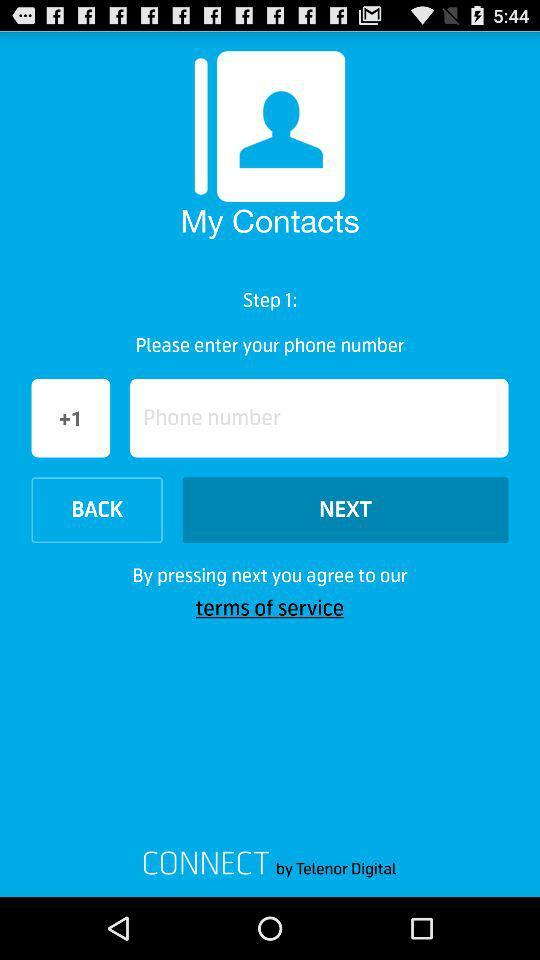  What do you see at coordinates (344, 508) in the screenshot?
I see `the text next` at bounding box center [344, 508].